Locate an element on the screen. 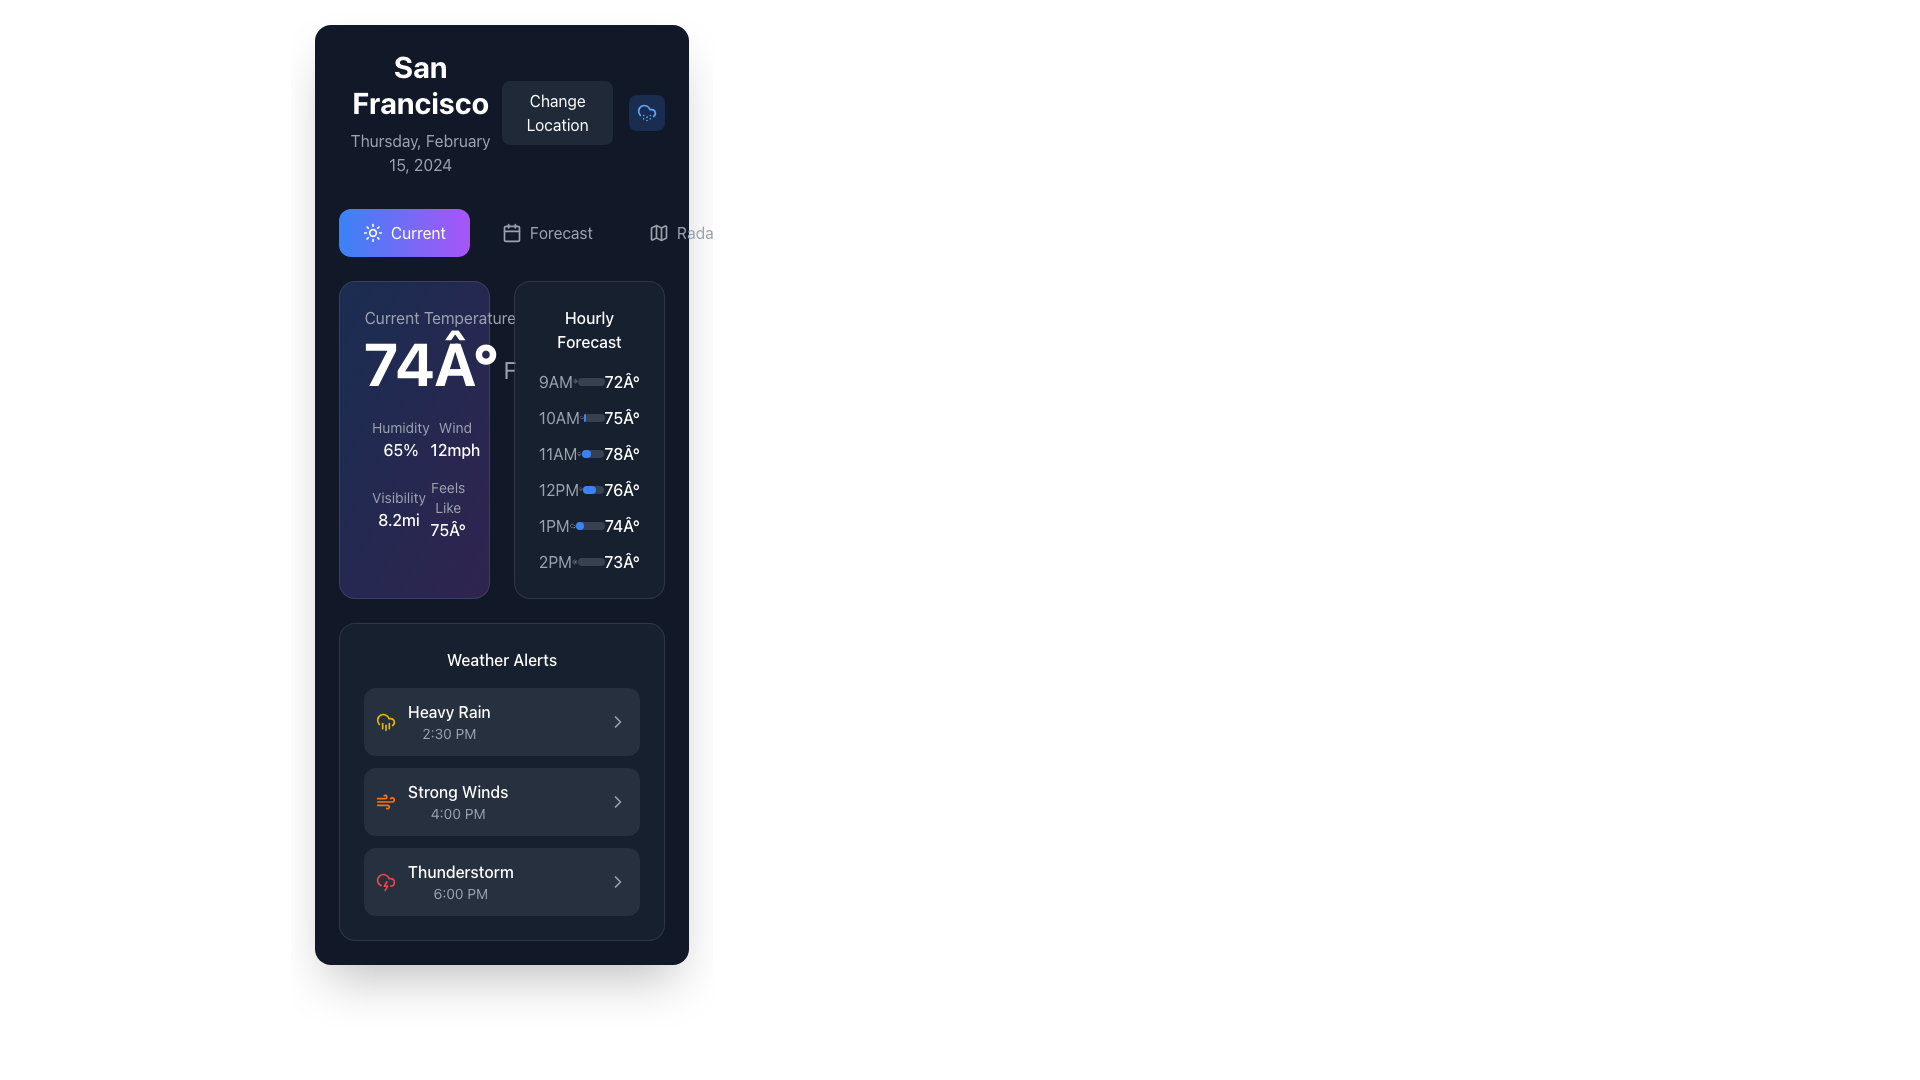 Image resolution: width=1920 pixels, height=1080 pixels. the map or radar icon located to the left of the 'Radar' text in the upper right section of the content panel is located at coordinates (658, 231).